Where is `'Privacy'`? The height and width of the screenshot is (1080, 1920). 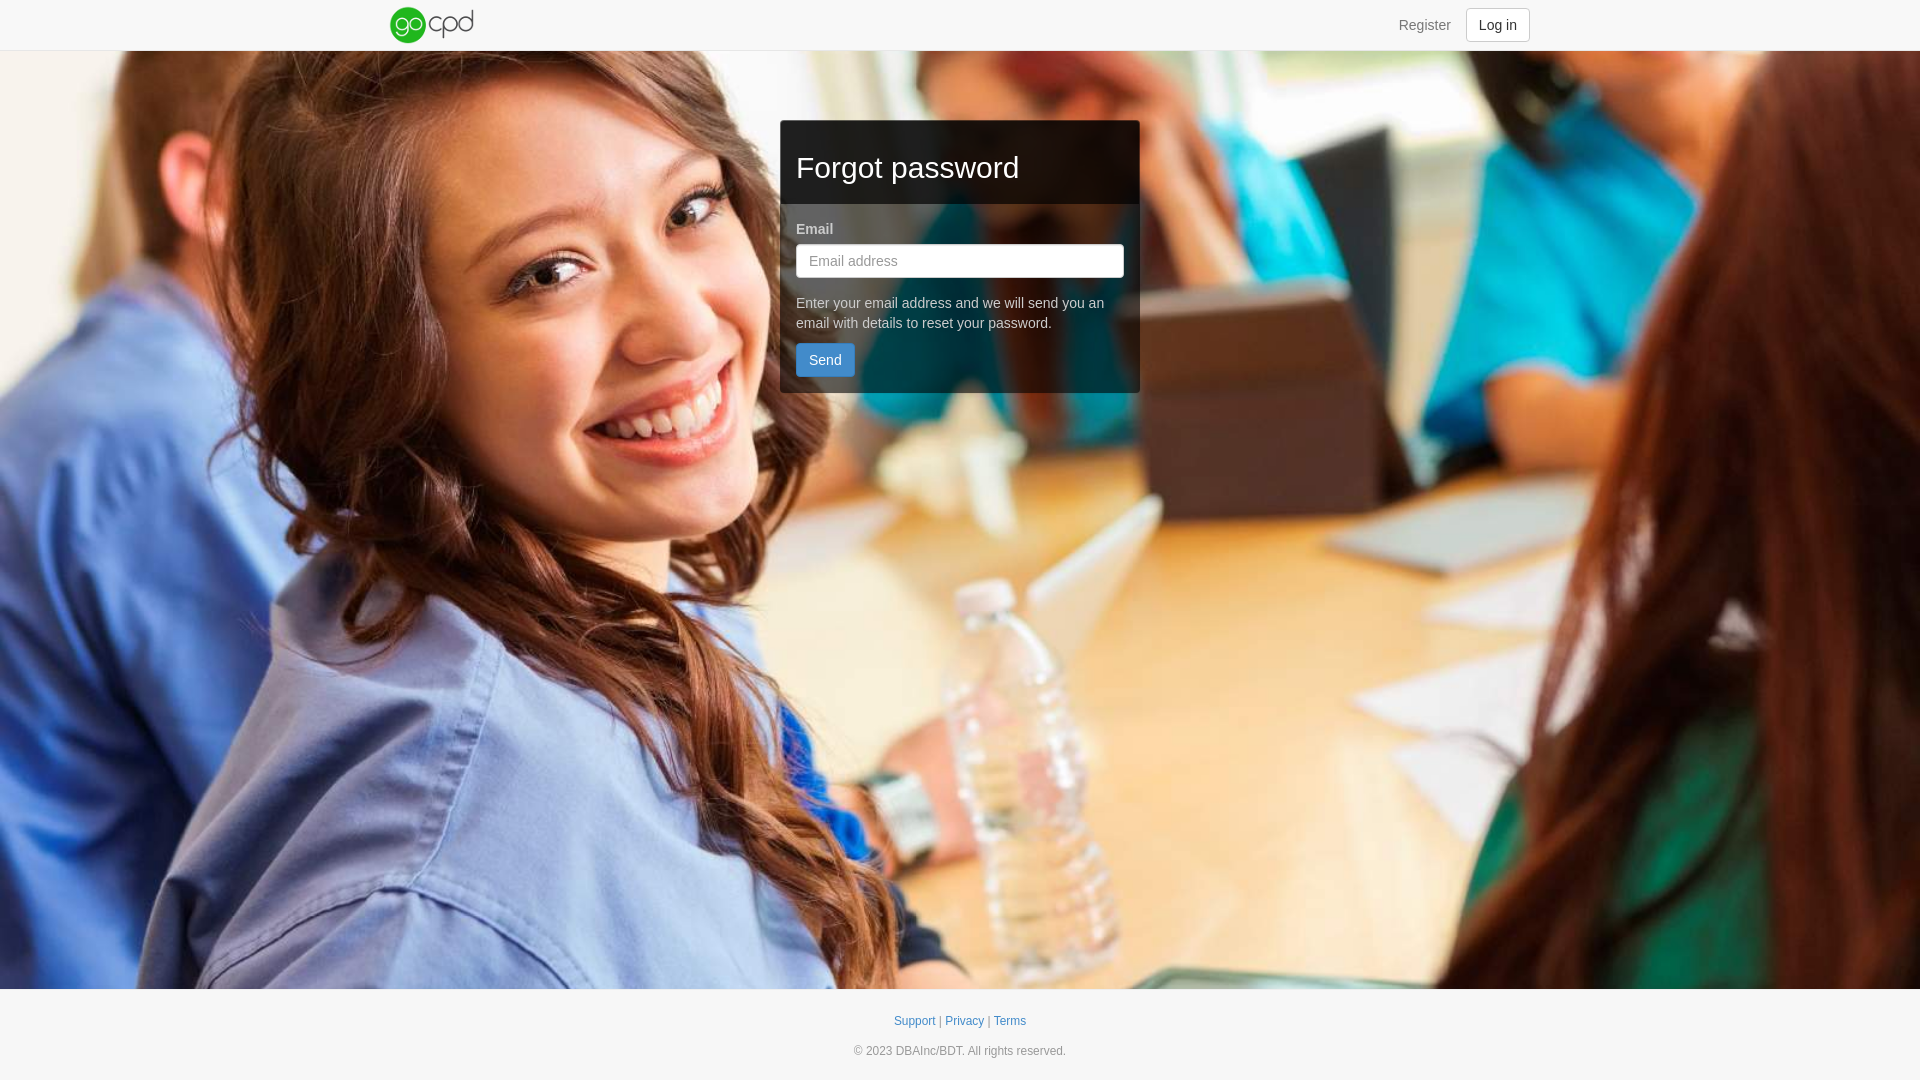 'Privacy' is located at coordinates (964, 1021).